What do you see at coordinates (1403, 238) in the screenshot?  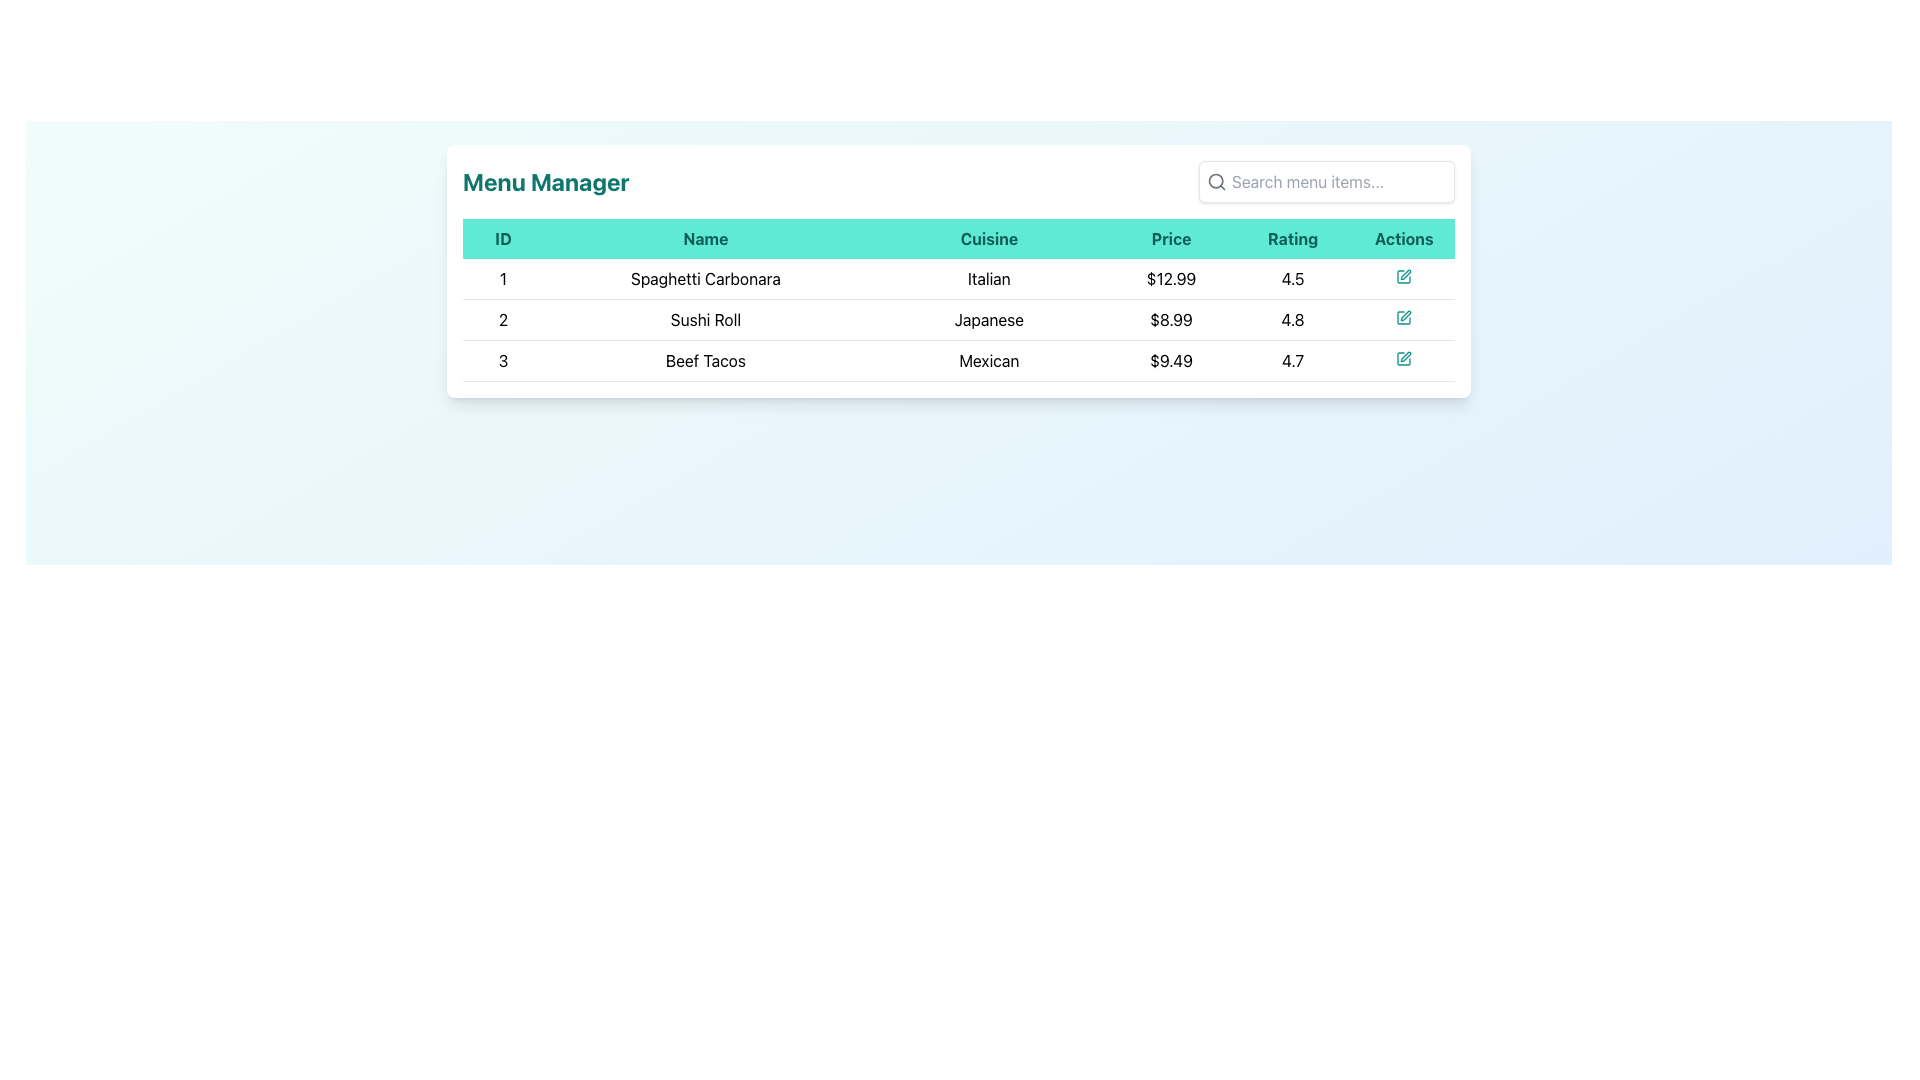 I see `the text label in the header row of the table that indicates action buttons or links, located as the sixth item from the left and positioned at the far right` at bounding box center [1403, 238].